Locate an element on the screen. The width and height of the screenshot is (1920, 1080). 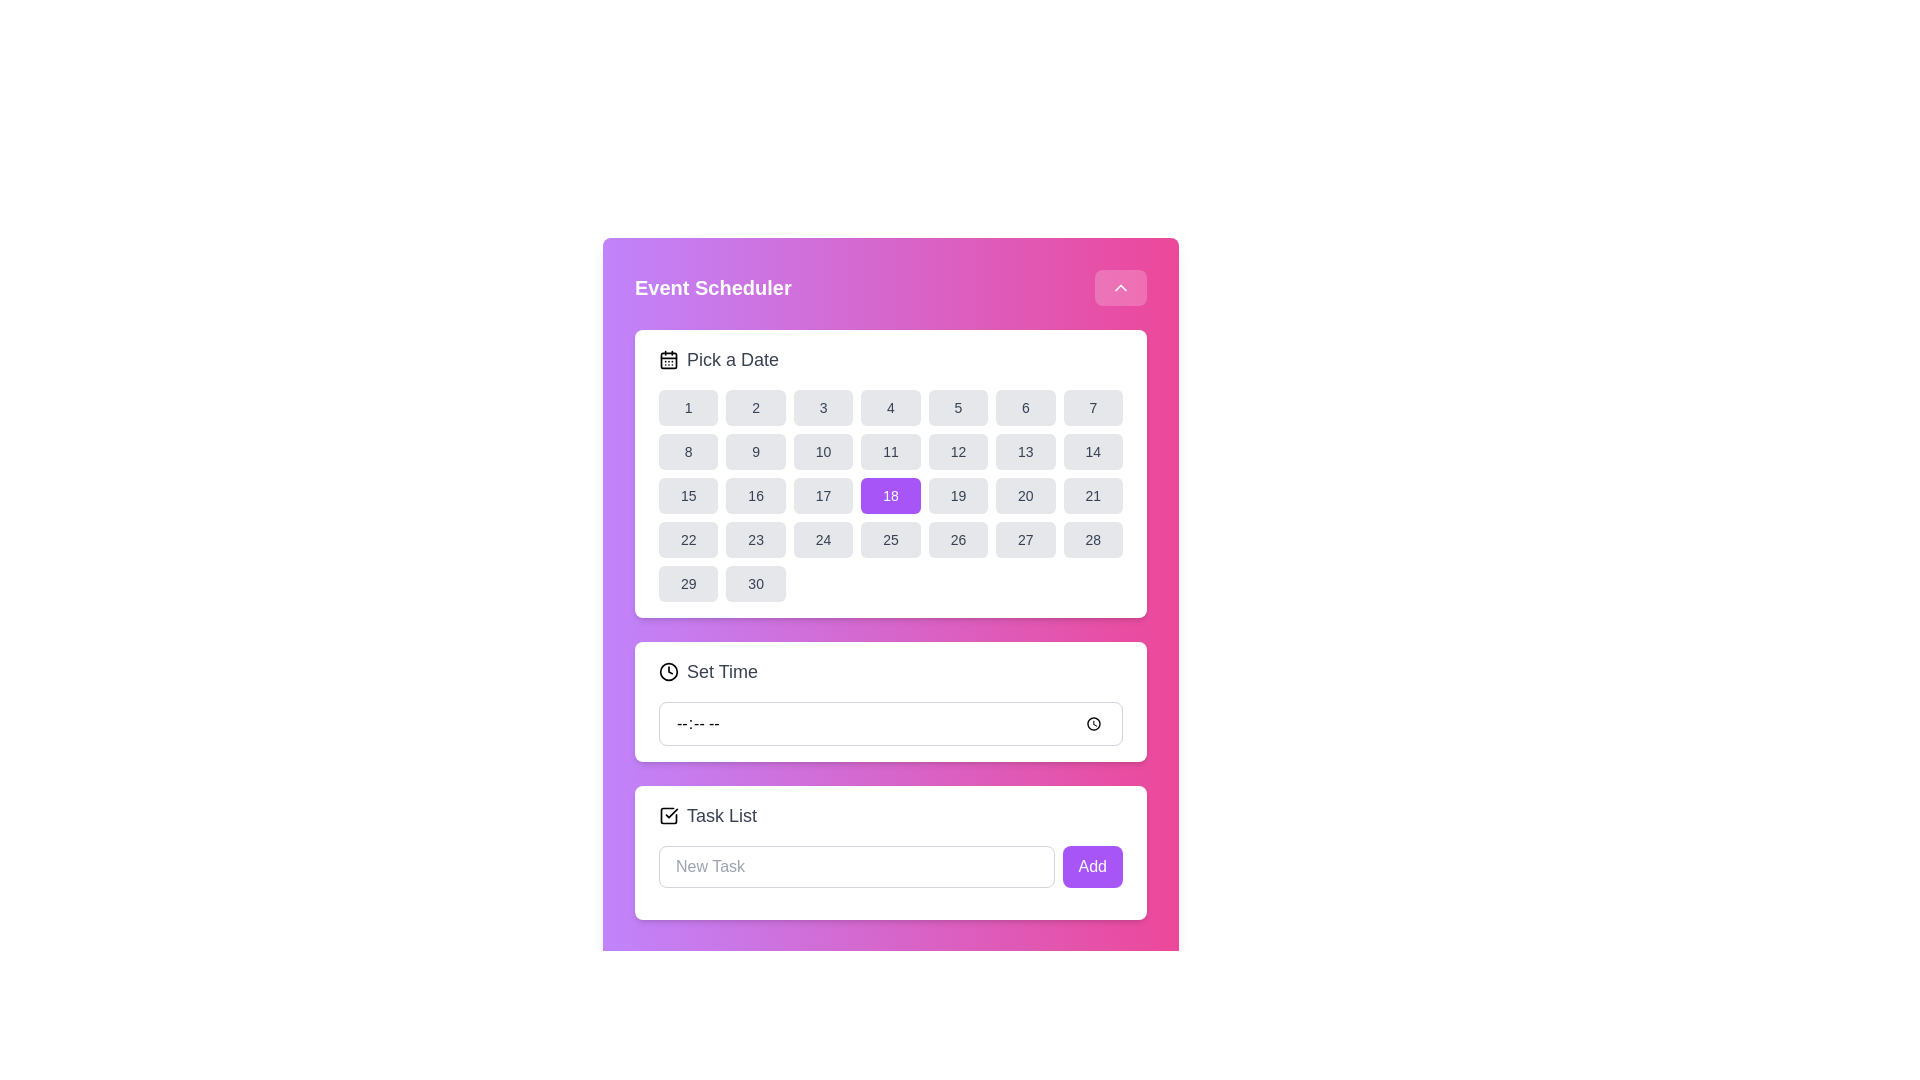
the button displaying the number '8' with a light gray background and dark gray text, located in the second row and first column of the 'Pick a Date' section is located at coordinates (688, 451).